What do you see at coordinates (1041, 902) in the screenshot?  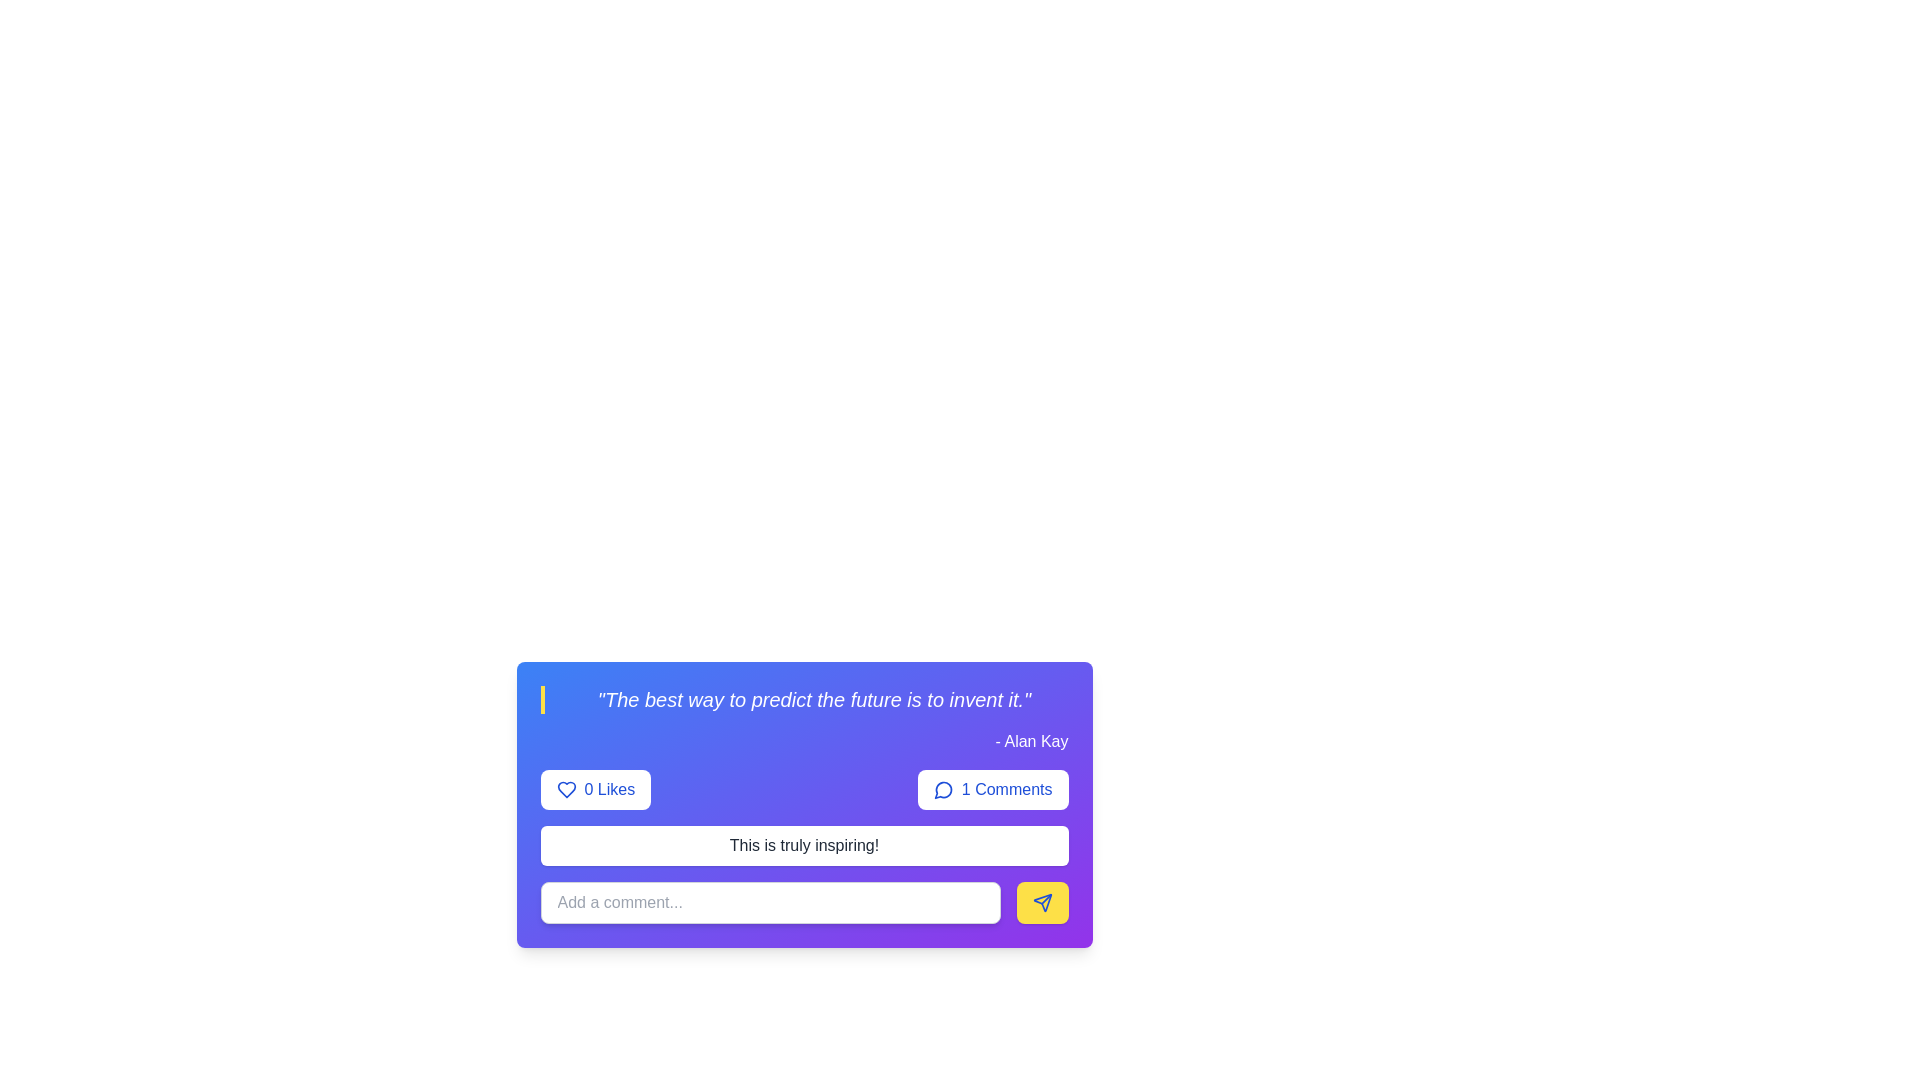 I see `the Icon button located in the bottom-right corner of the card interface to send a message` at bounding box center [1041, 902].